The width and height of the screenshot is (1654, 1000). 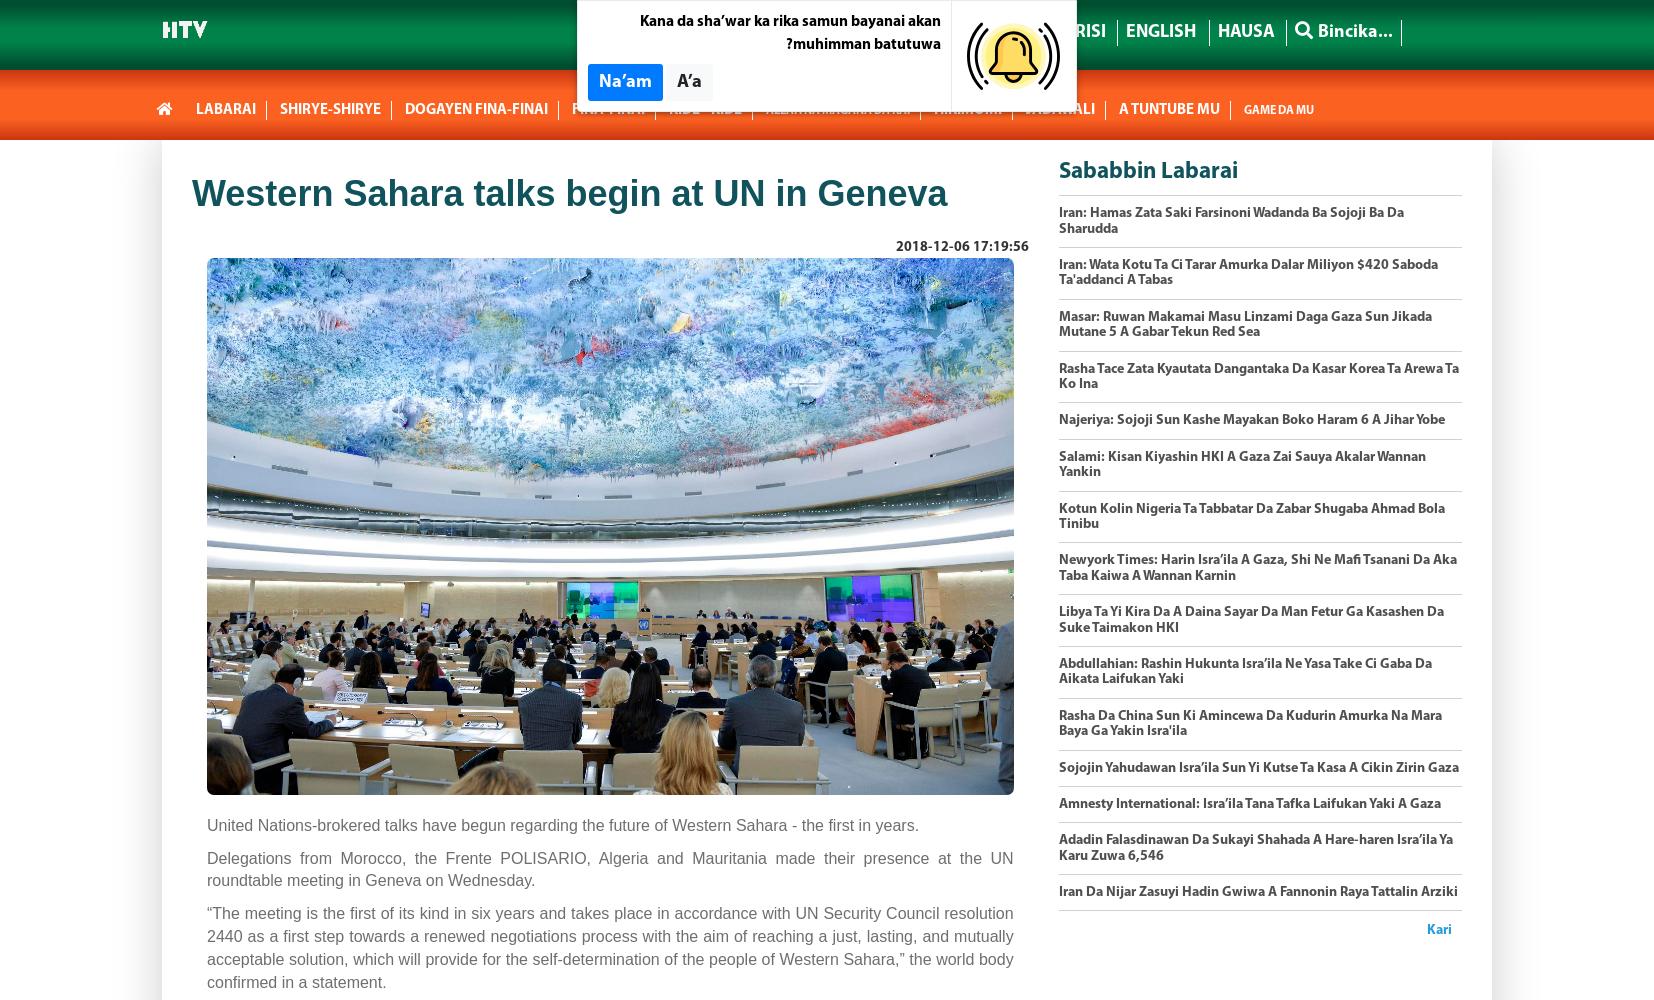 What do you see at coordinates (705, 109) in the screenshot?
I see `'KIDE - KIDE'` at bounding box center [705, 109].